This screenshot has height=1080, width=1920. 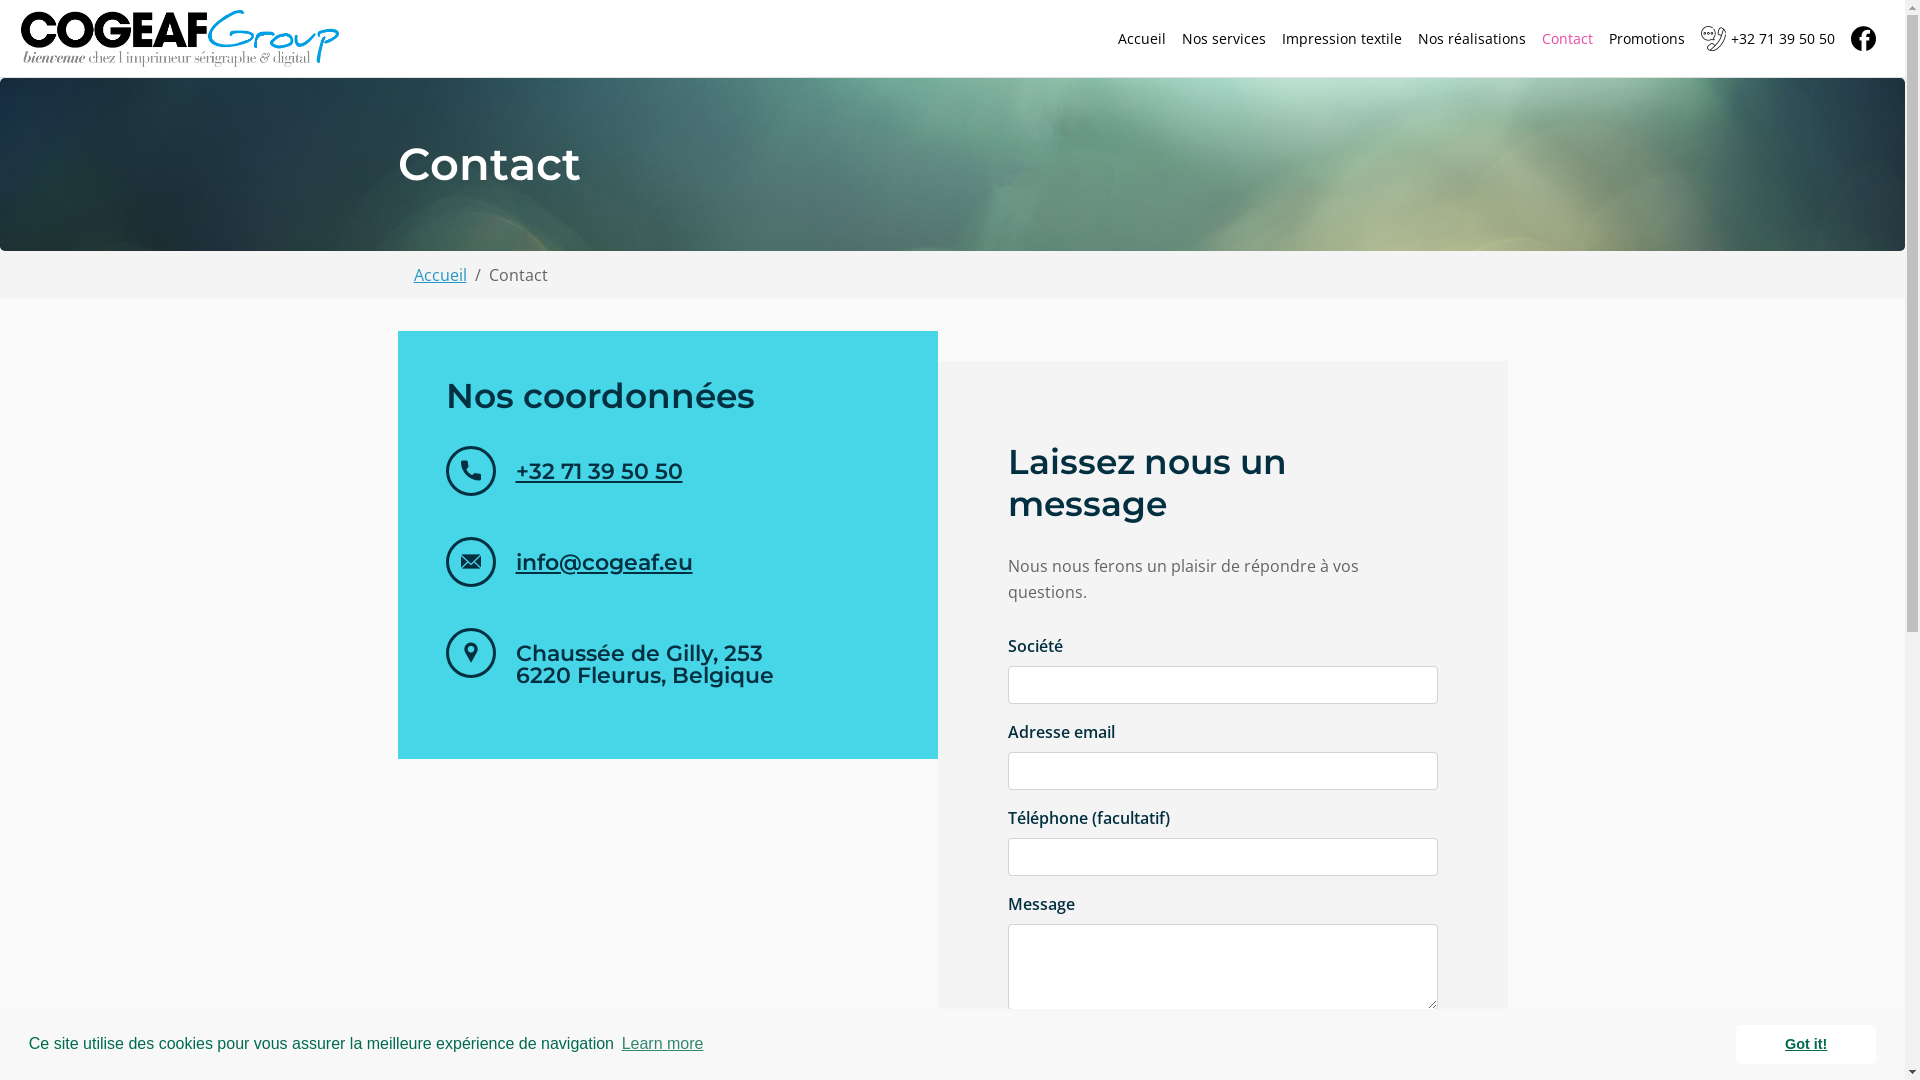 What do you see at coordinates (1566, 38) in the screenshot?
I see `'Contact'` at bounding box center [1566, 38].